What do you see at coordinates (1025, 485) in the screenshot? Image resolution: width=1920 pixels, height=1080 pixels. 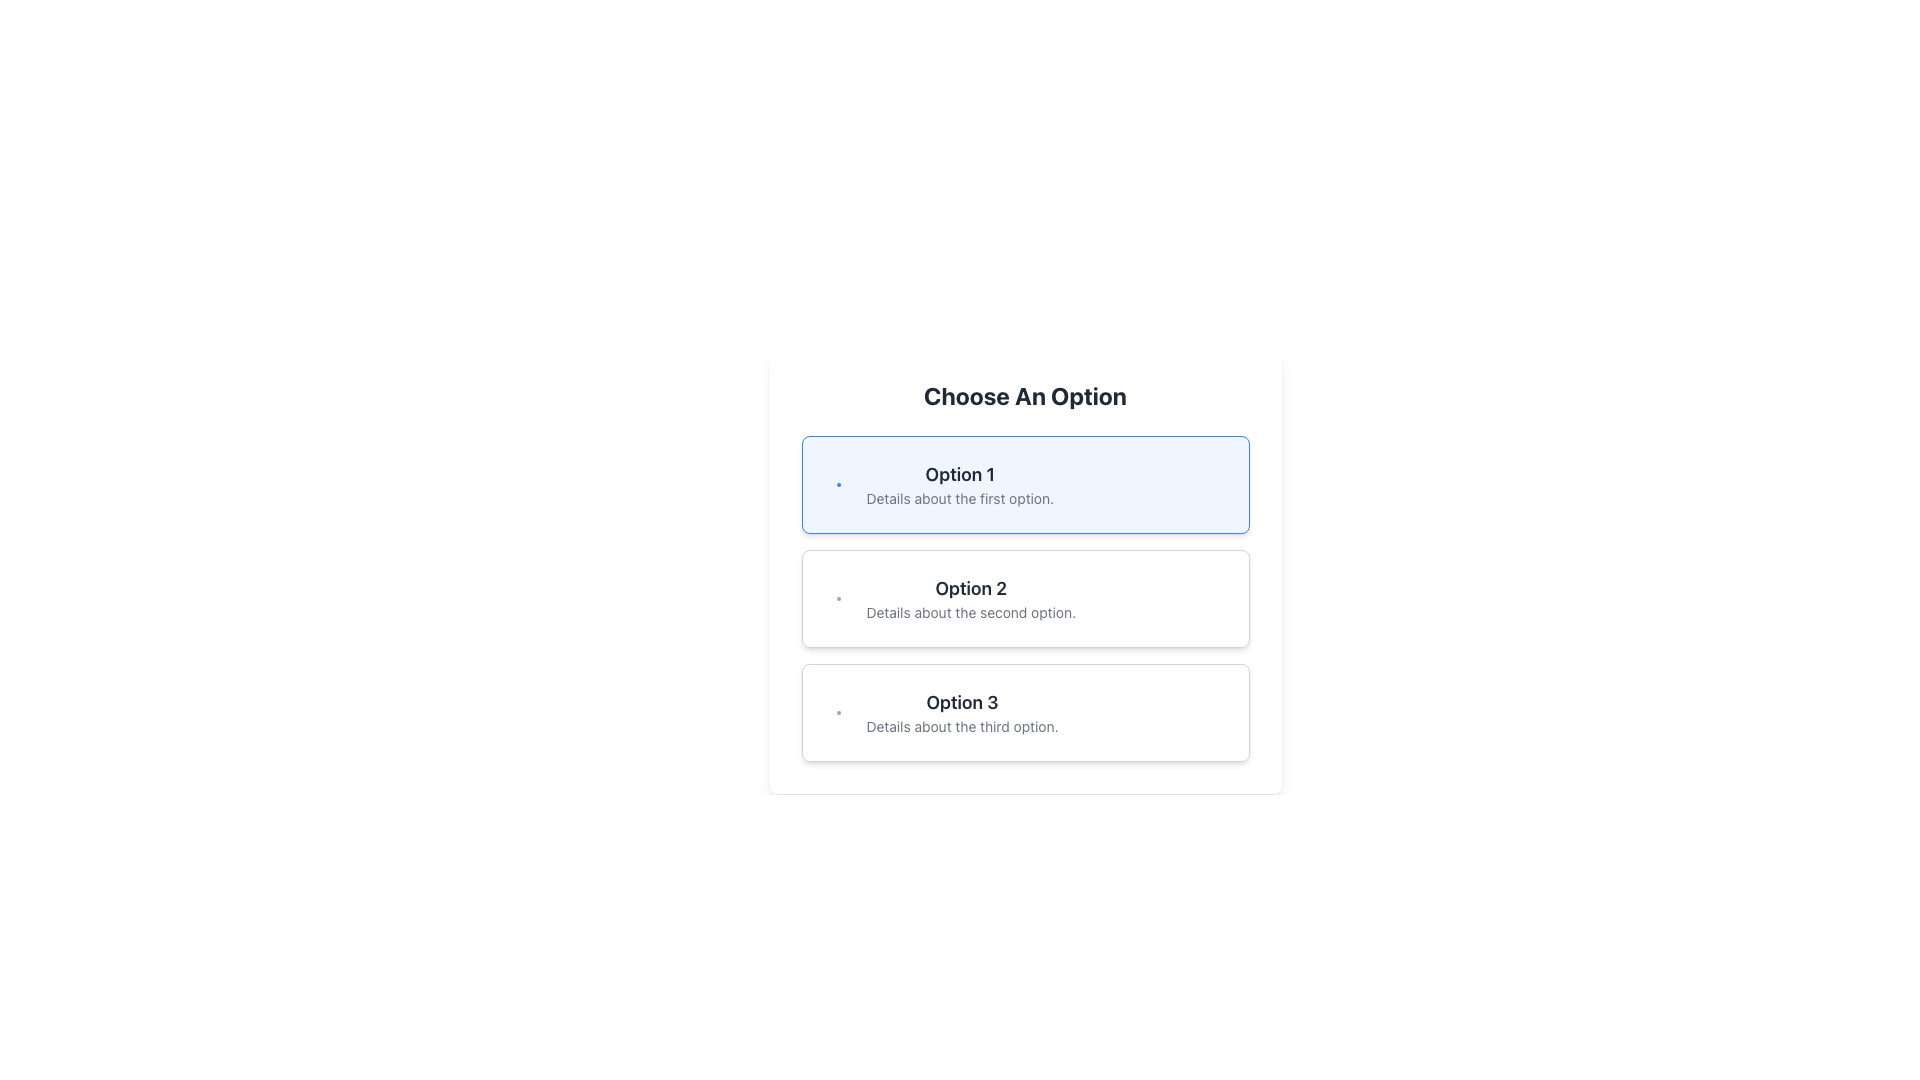 I see `the first selectable option button for 'Option 1'` at bounding box center [1025, 485].